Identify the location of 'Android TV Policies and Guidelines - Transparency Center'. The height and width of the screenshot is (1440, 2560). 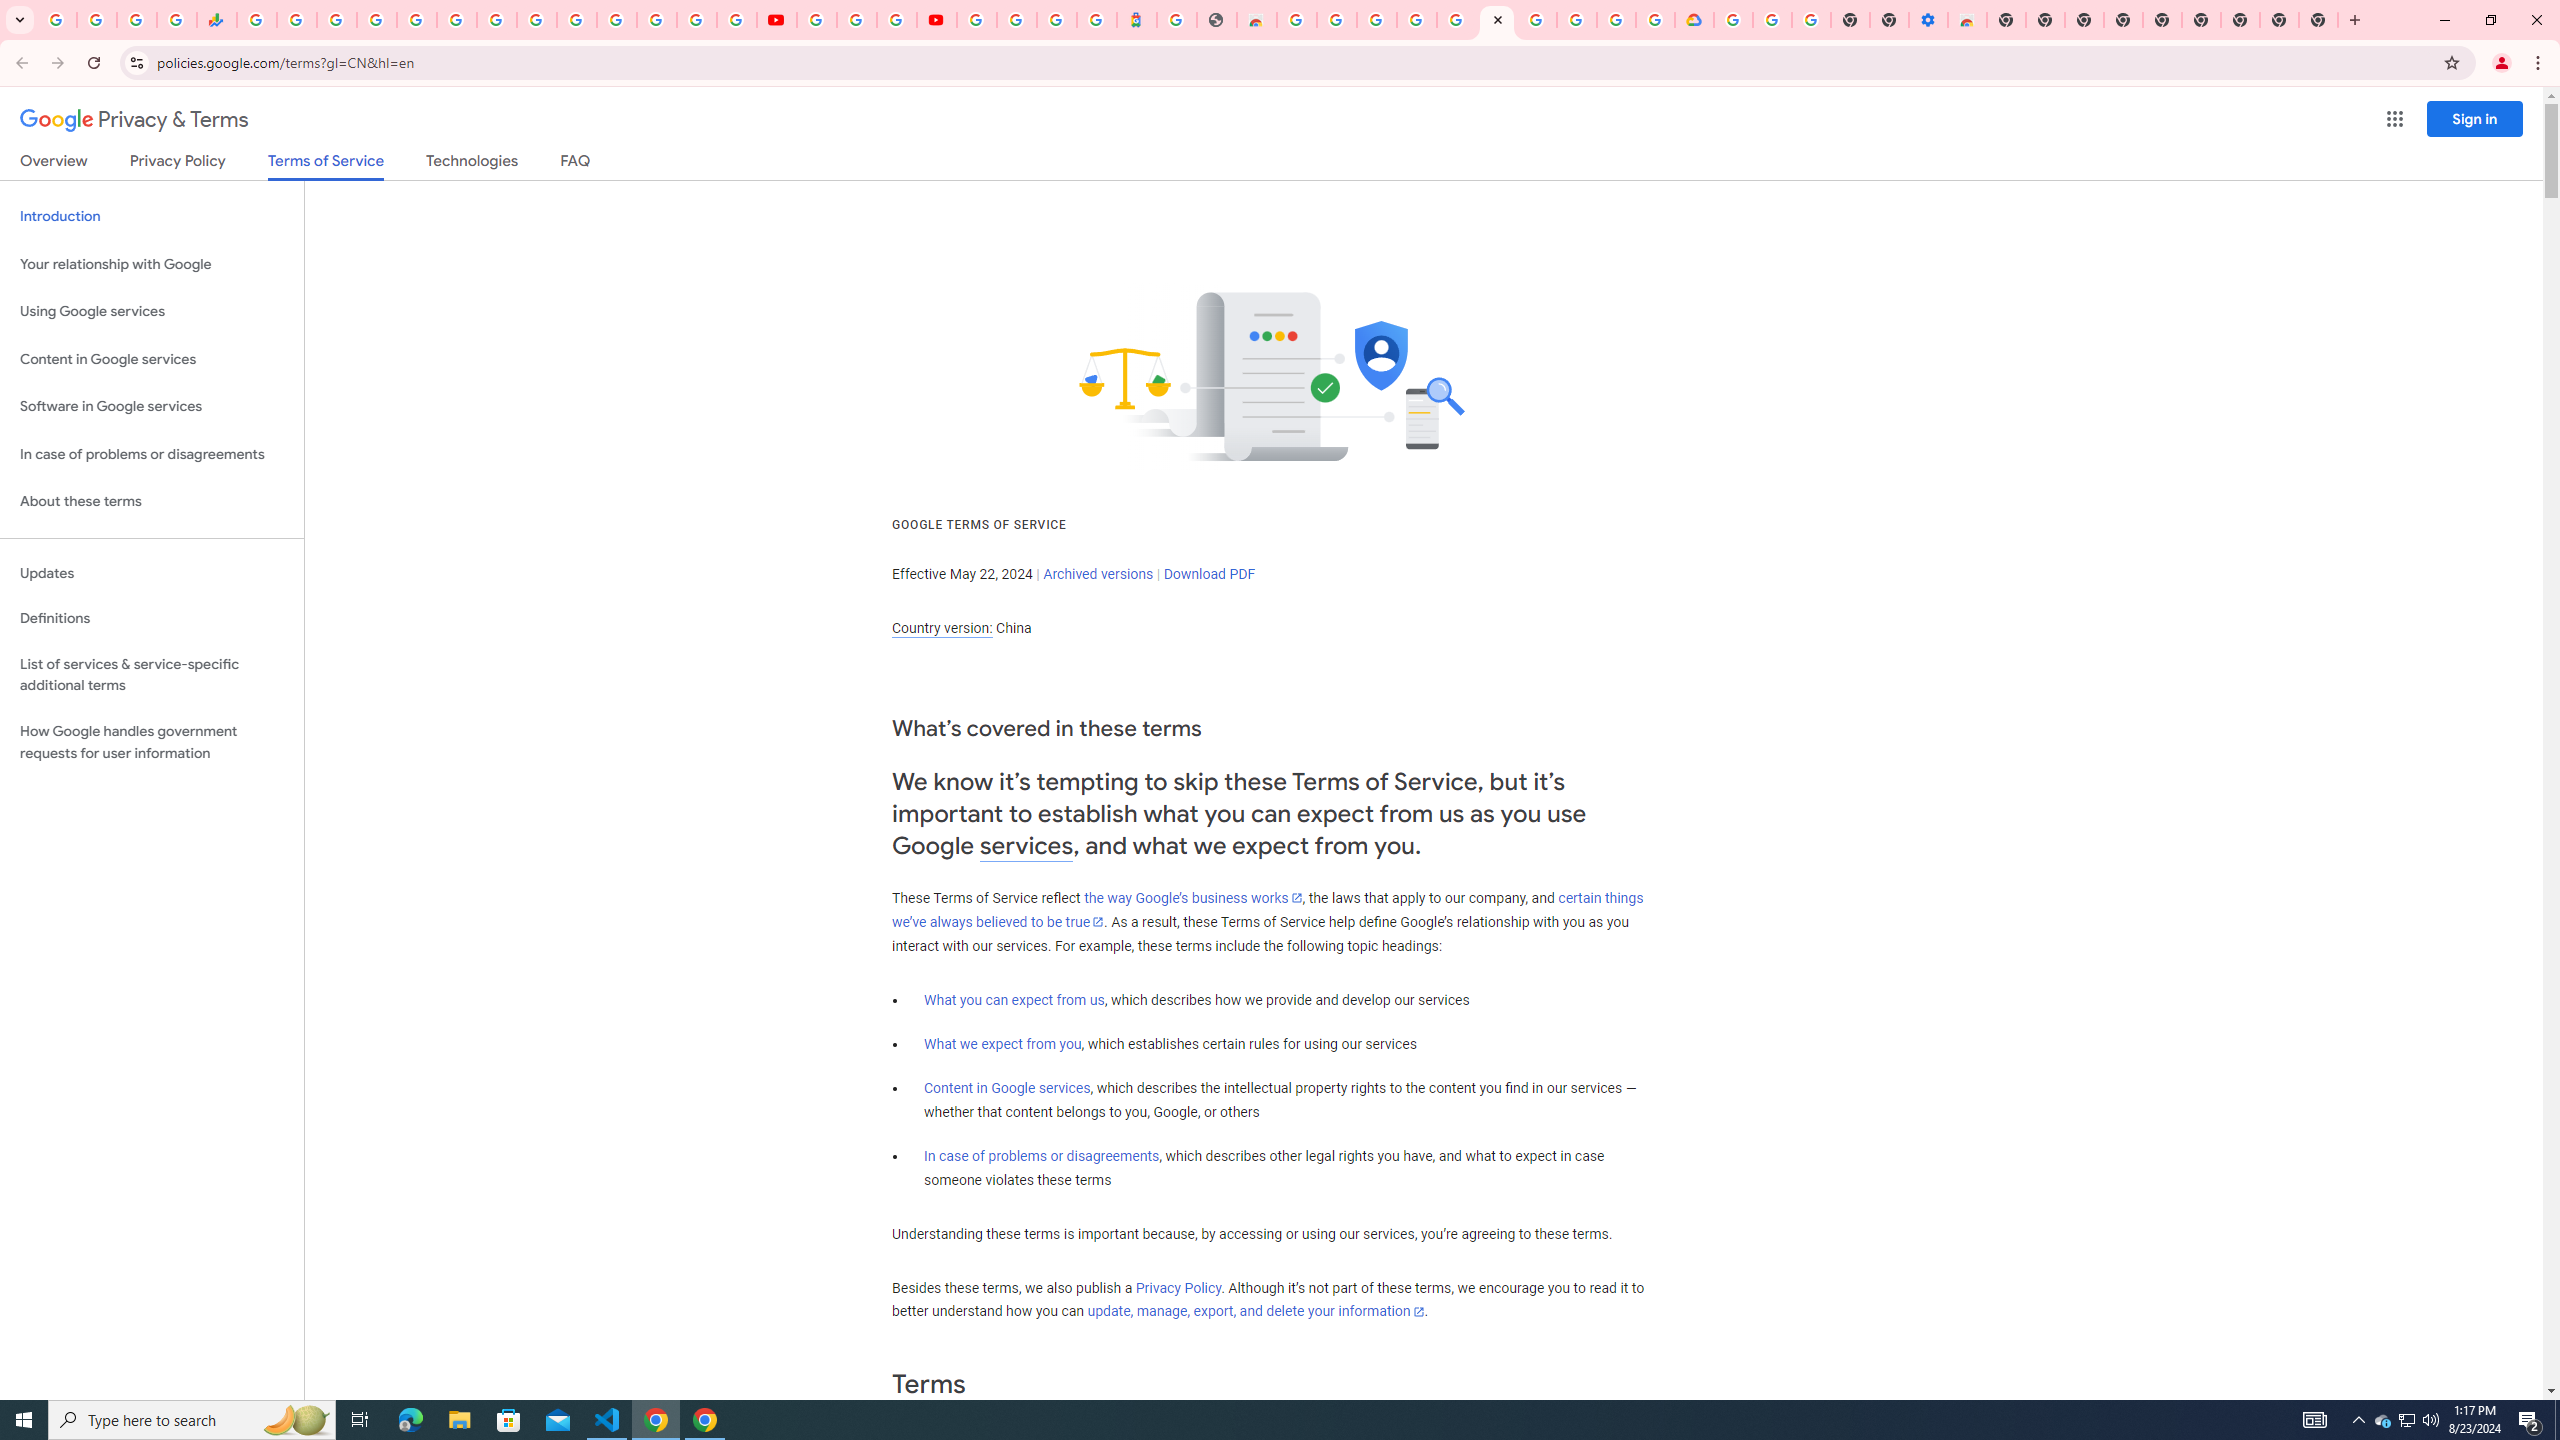
(496, 19).